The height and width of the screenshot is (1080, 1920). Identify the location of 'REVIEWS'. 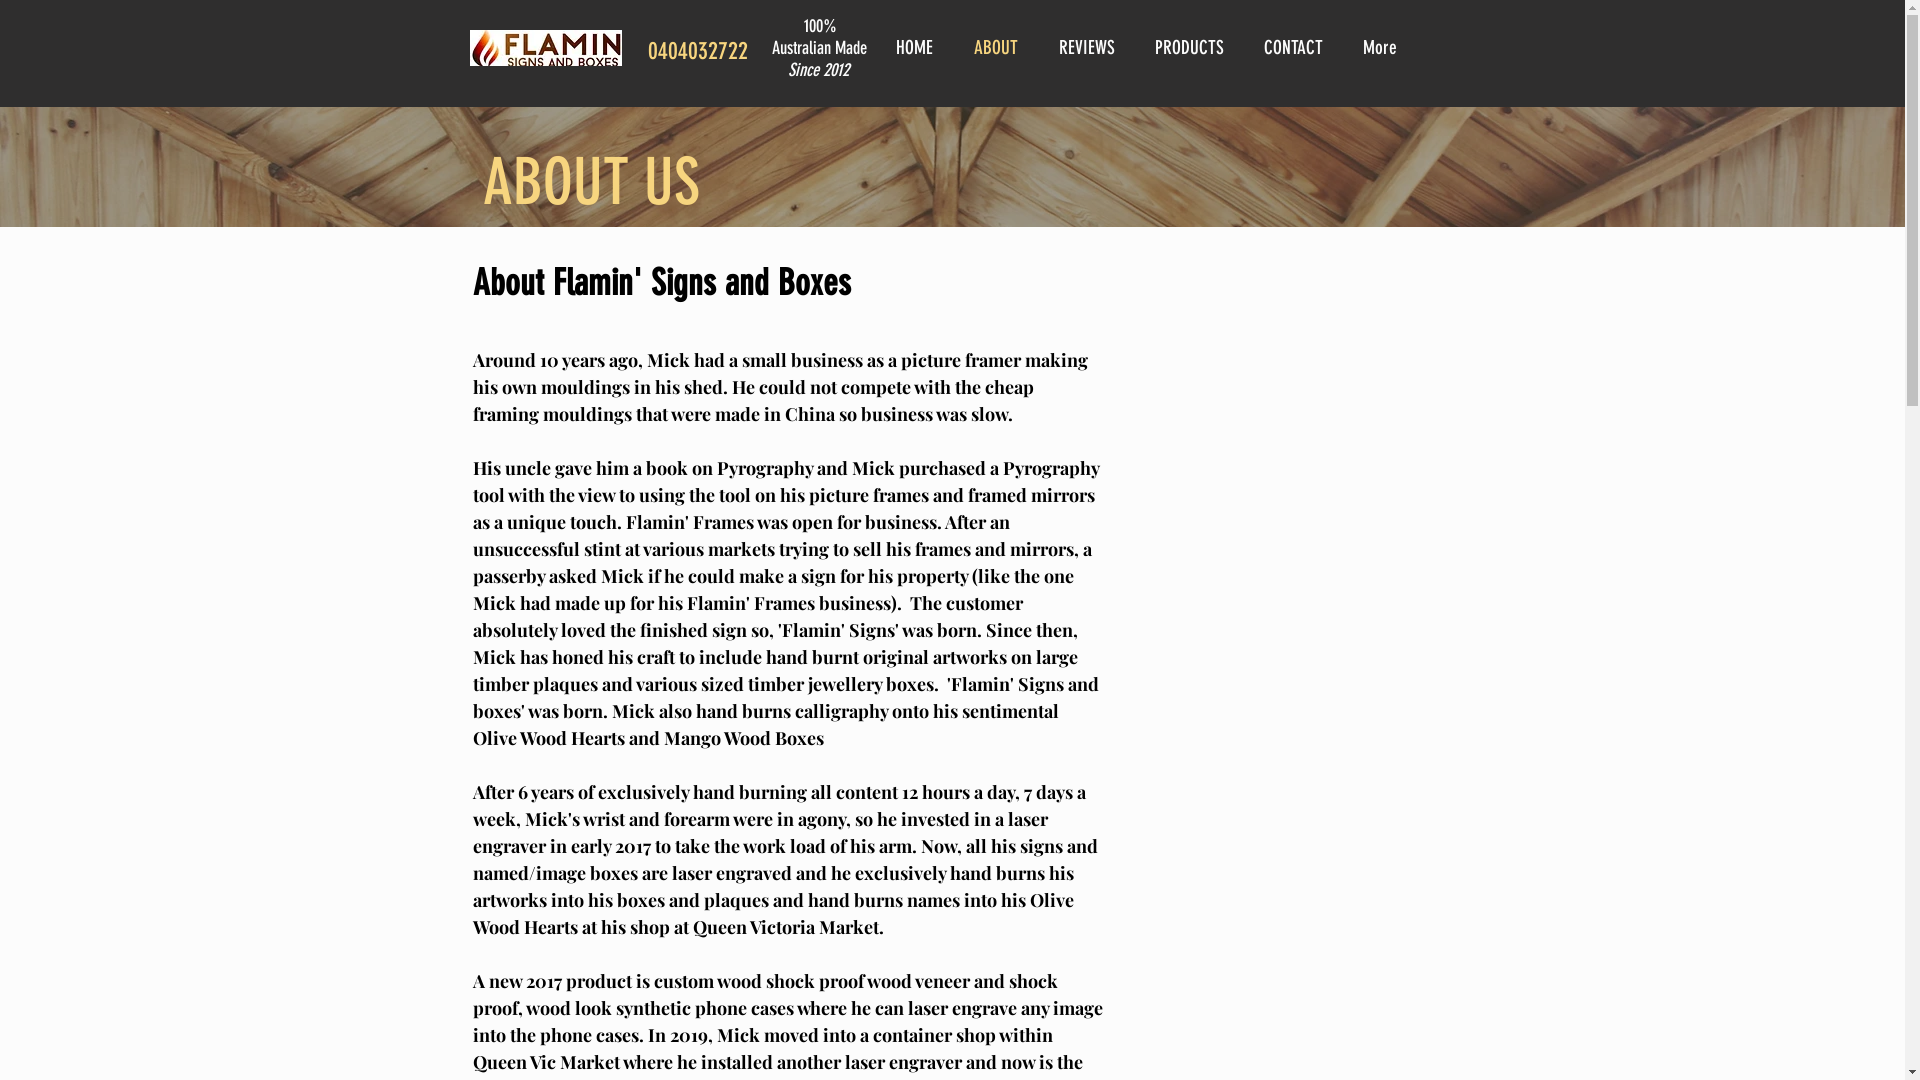
(1090, 46).